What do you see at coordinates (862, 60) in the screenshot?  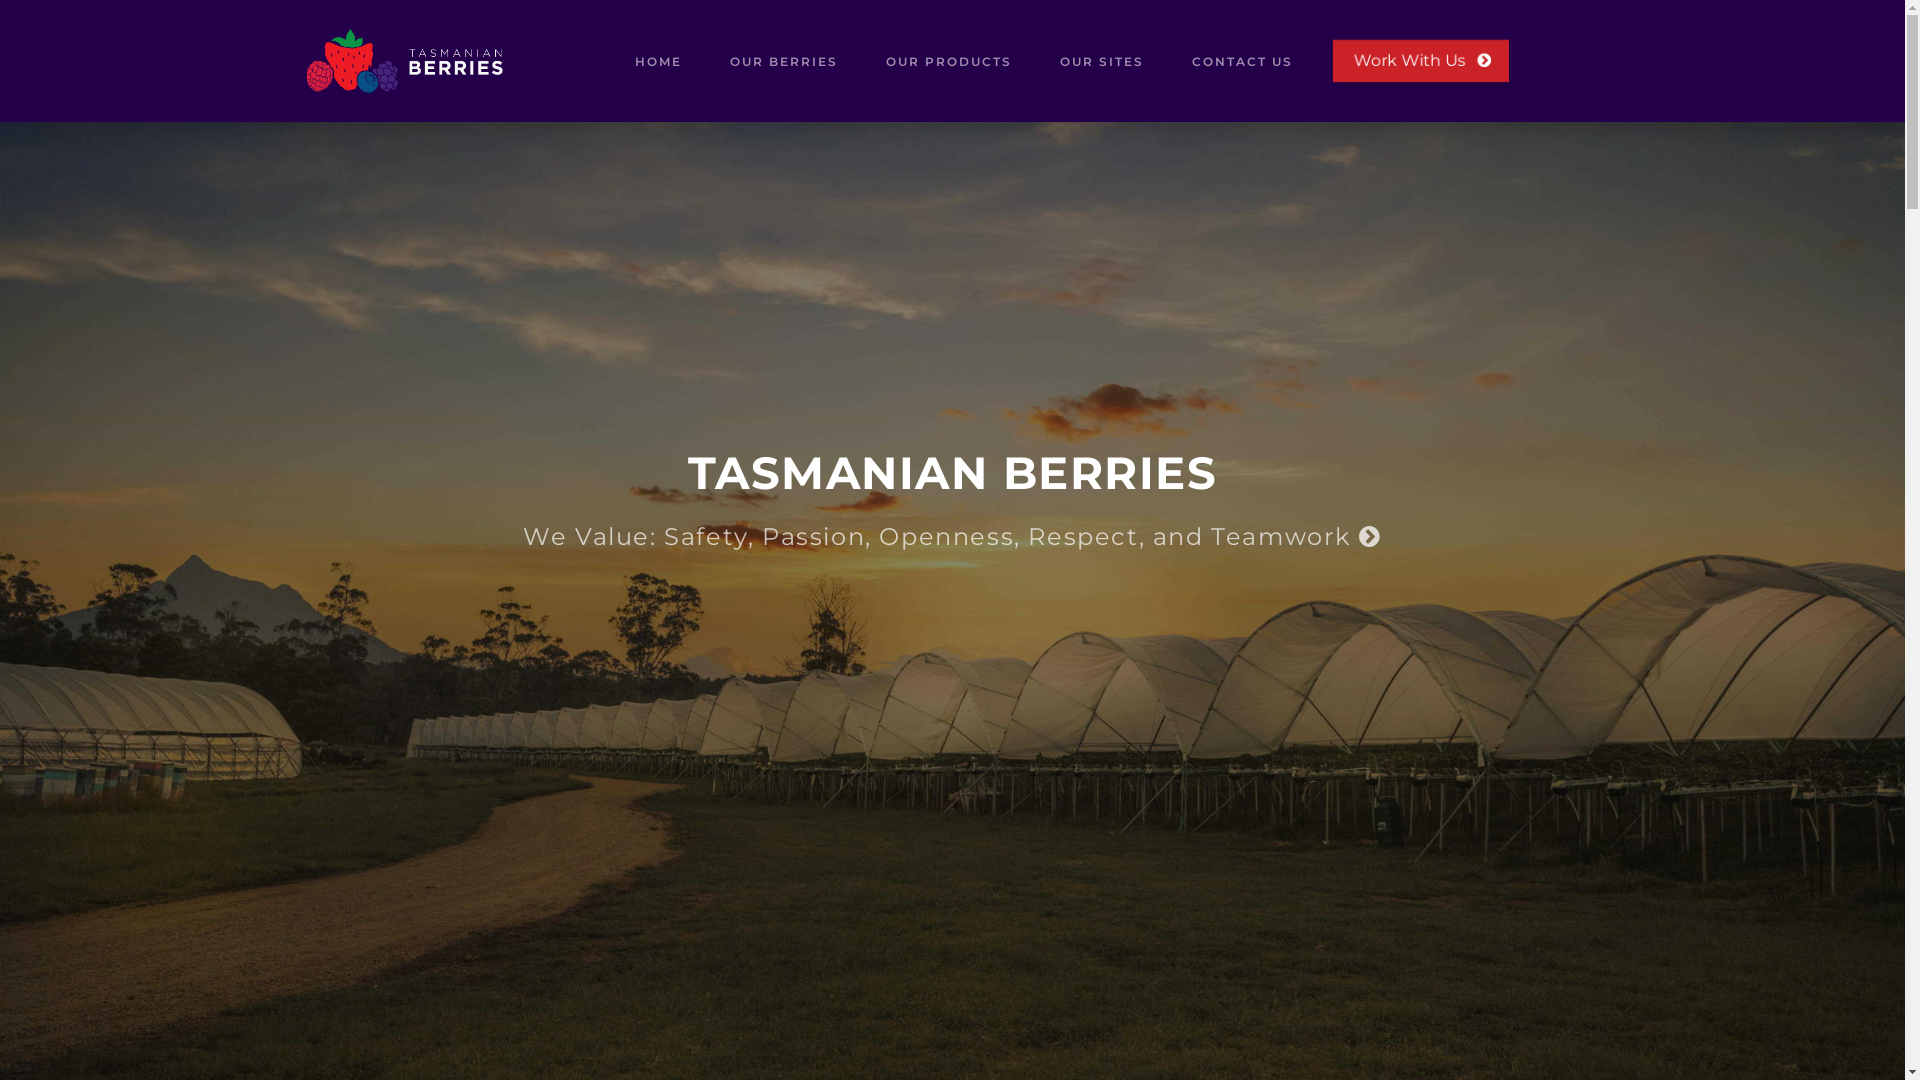 I see `'OUR PRODUCTS'` at bounding box center [862, 60].